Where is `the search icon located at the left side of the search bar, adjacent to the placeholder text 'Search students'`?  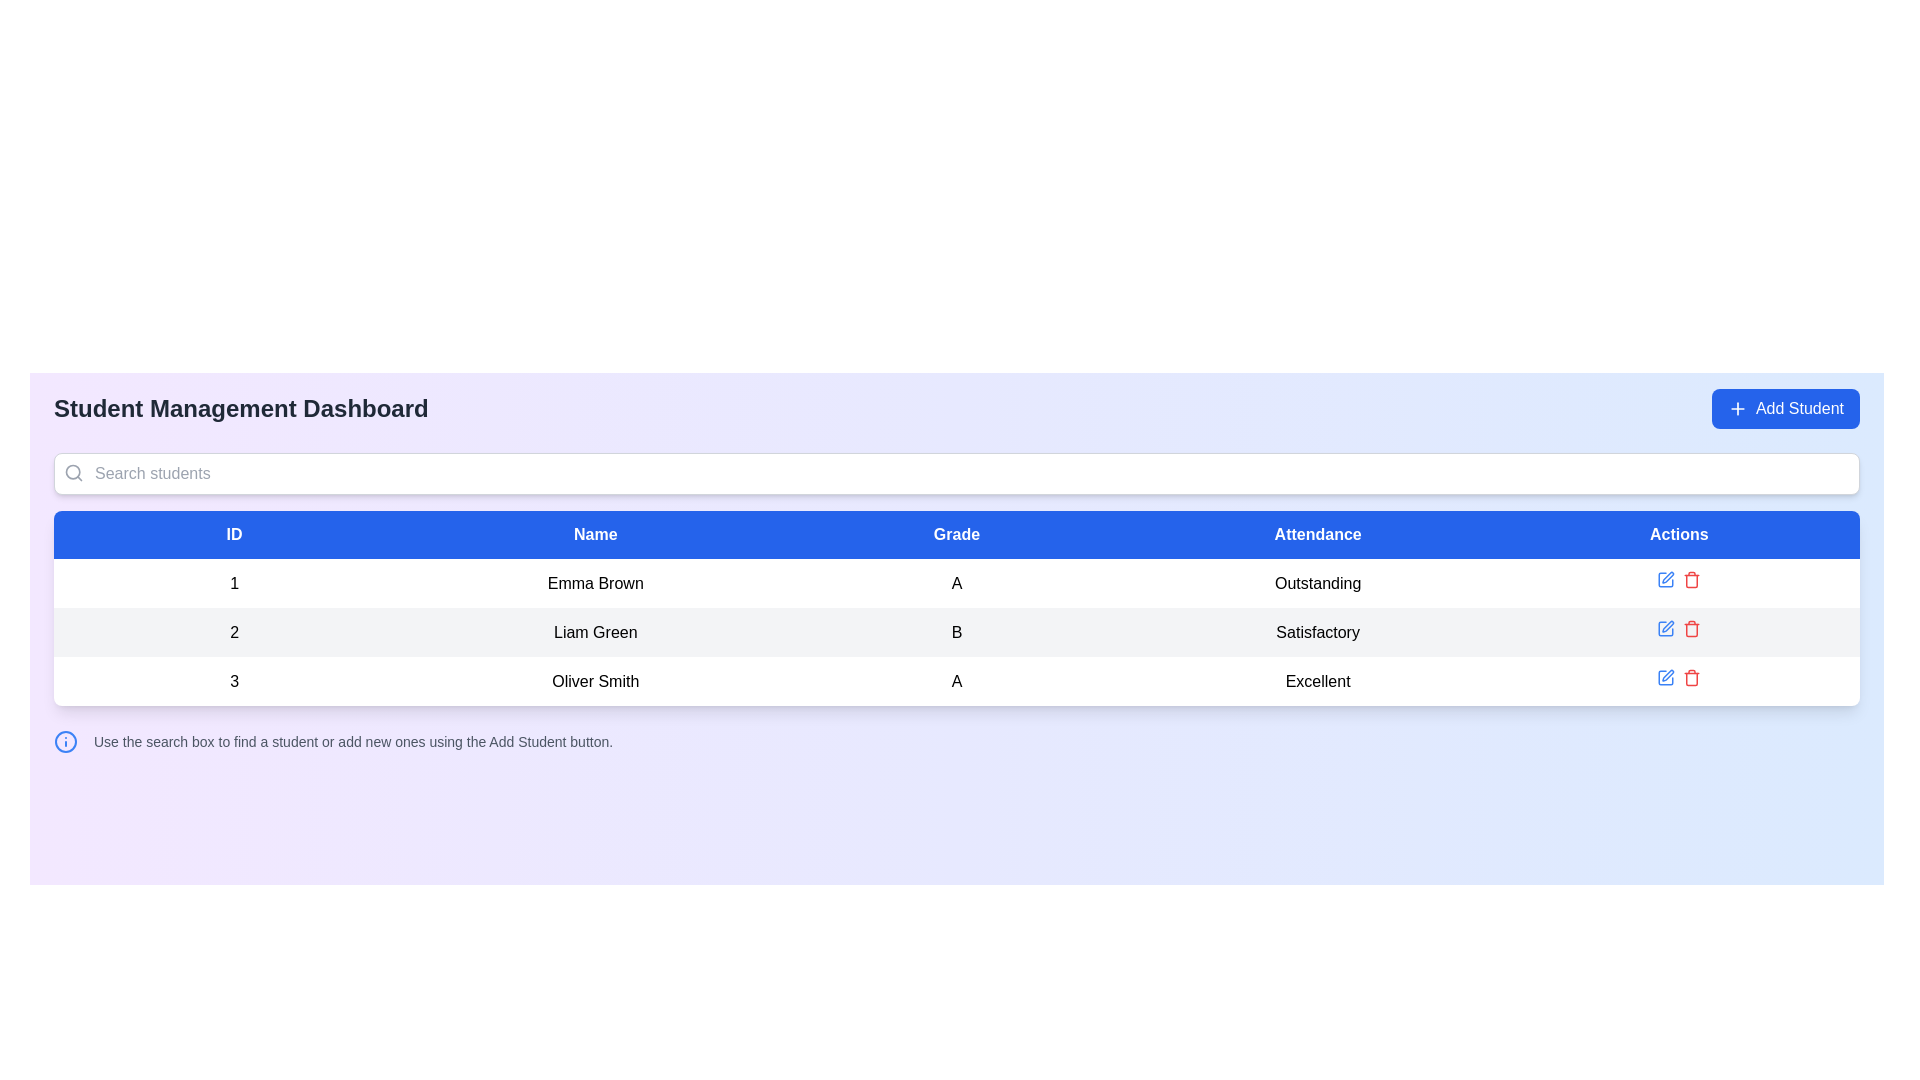
the search icon located at the left side of the search bar, adjacent to the placeholder text 'Search students' is located at coordinates (73, 473).